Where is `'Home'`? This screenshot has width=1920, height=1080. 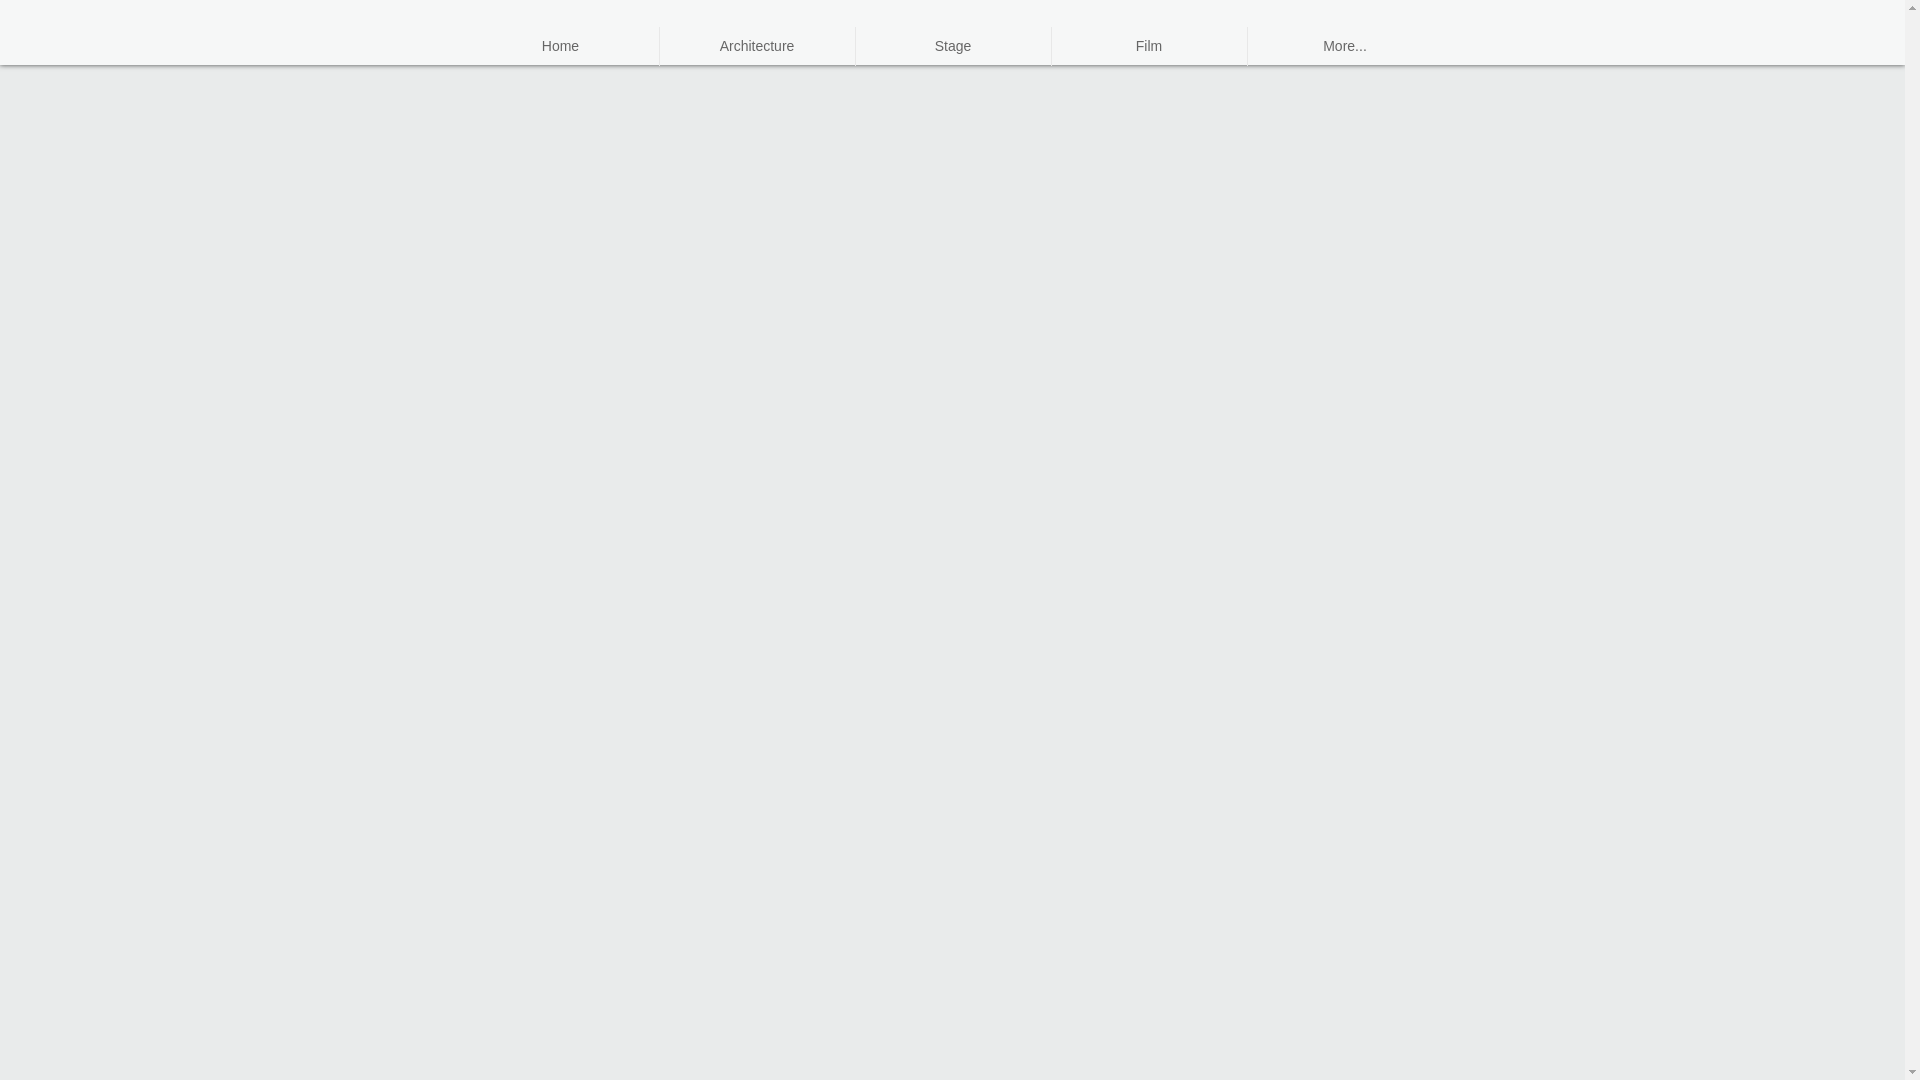 'Home' is located at coordinates (560, 45).